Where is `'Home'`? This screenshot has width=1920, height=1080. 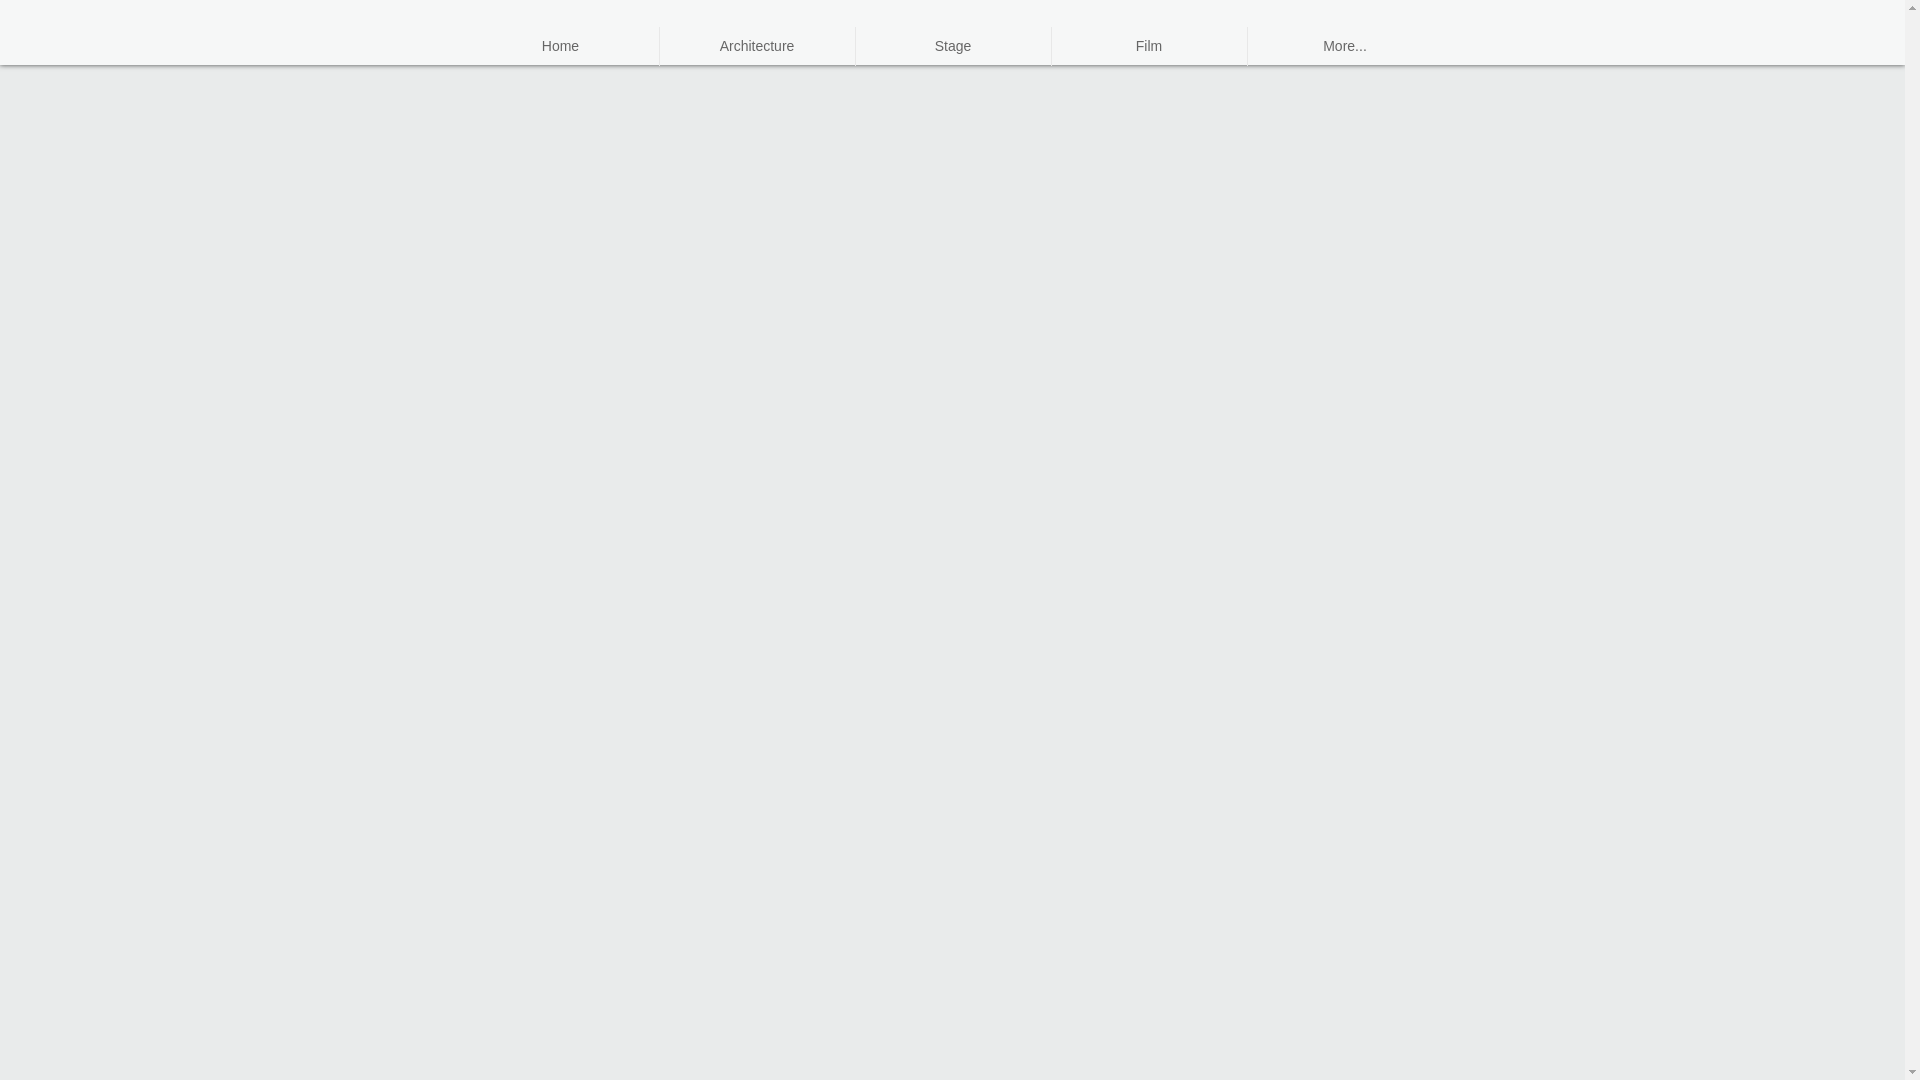 'Home' is located at coordinates (560, 45).